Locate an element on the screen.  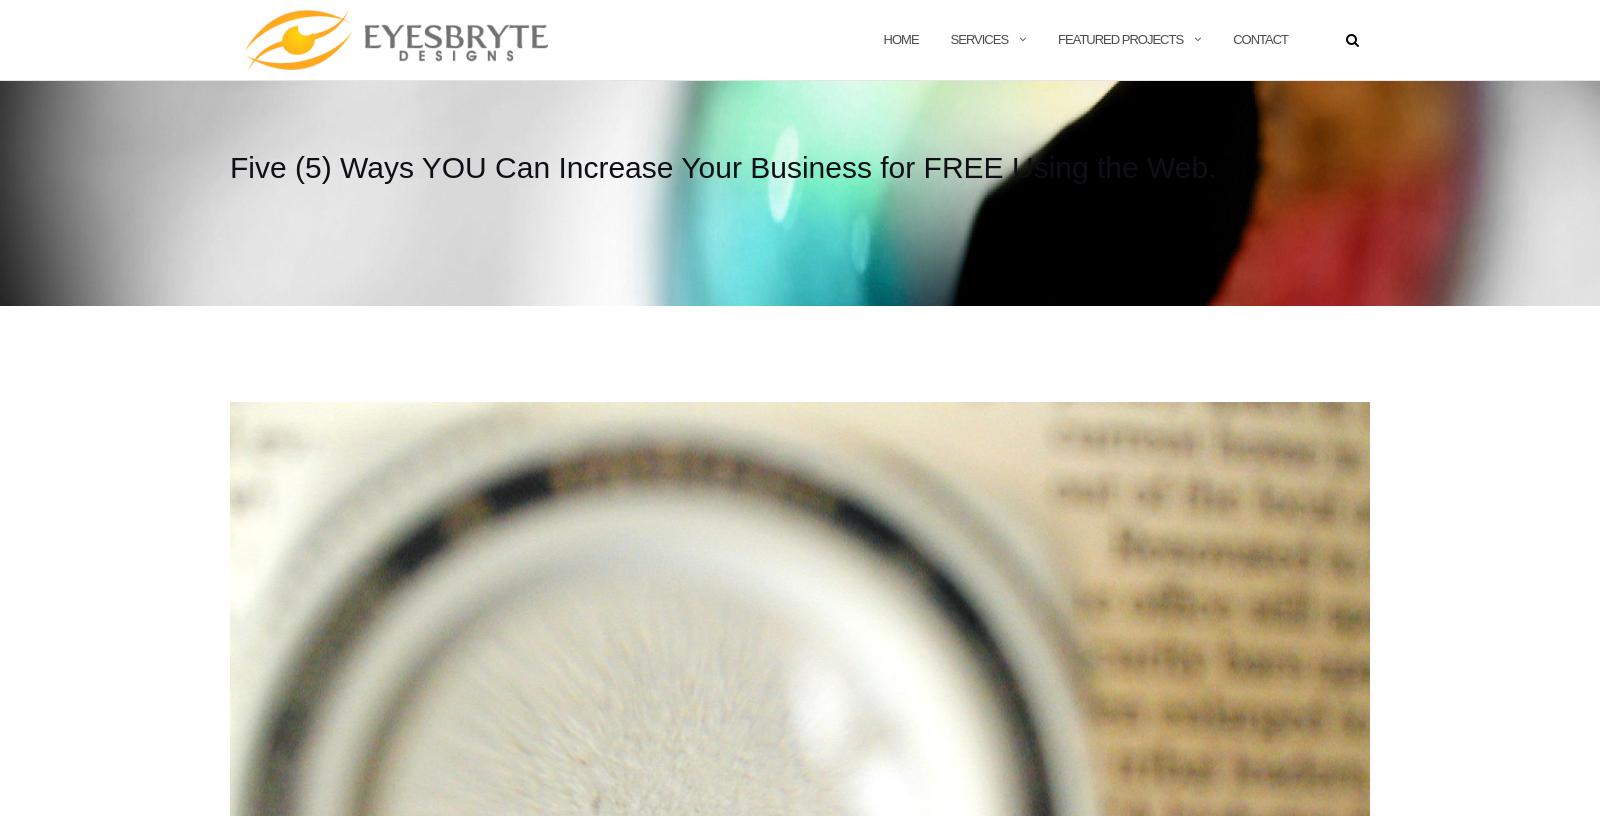
'Featured Projects' is located at coordinates (1120, 37).